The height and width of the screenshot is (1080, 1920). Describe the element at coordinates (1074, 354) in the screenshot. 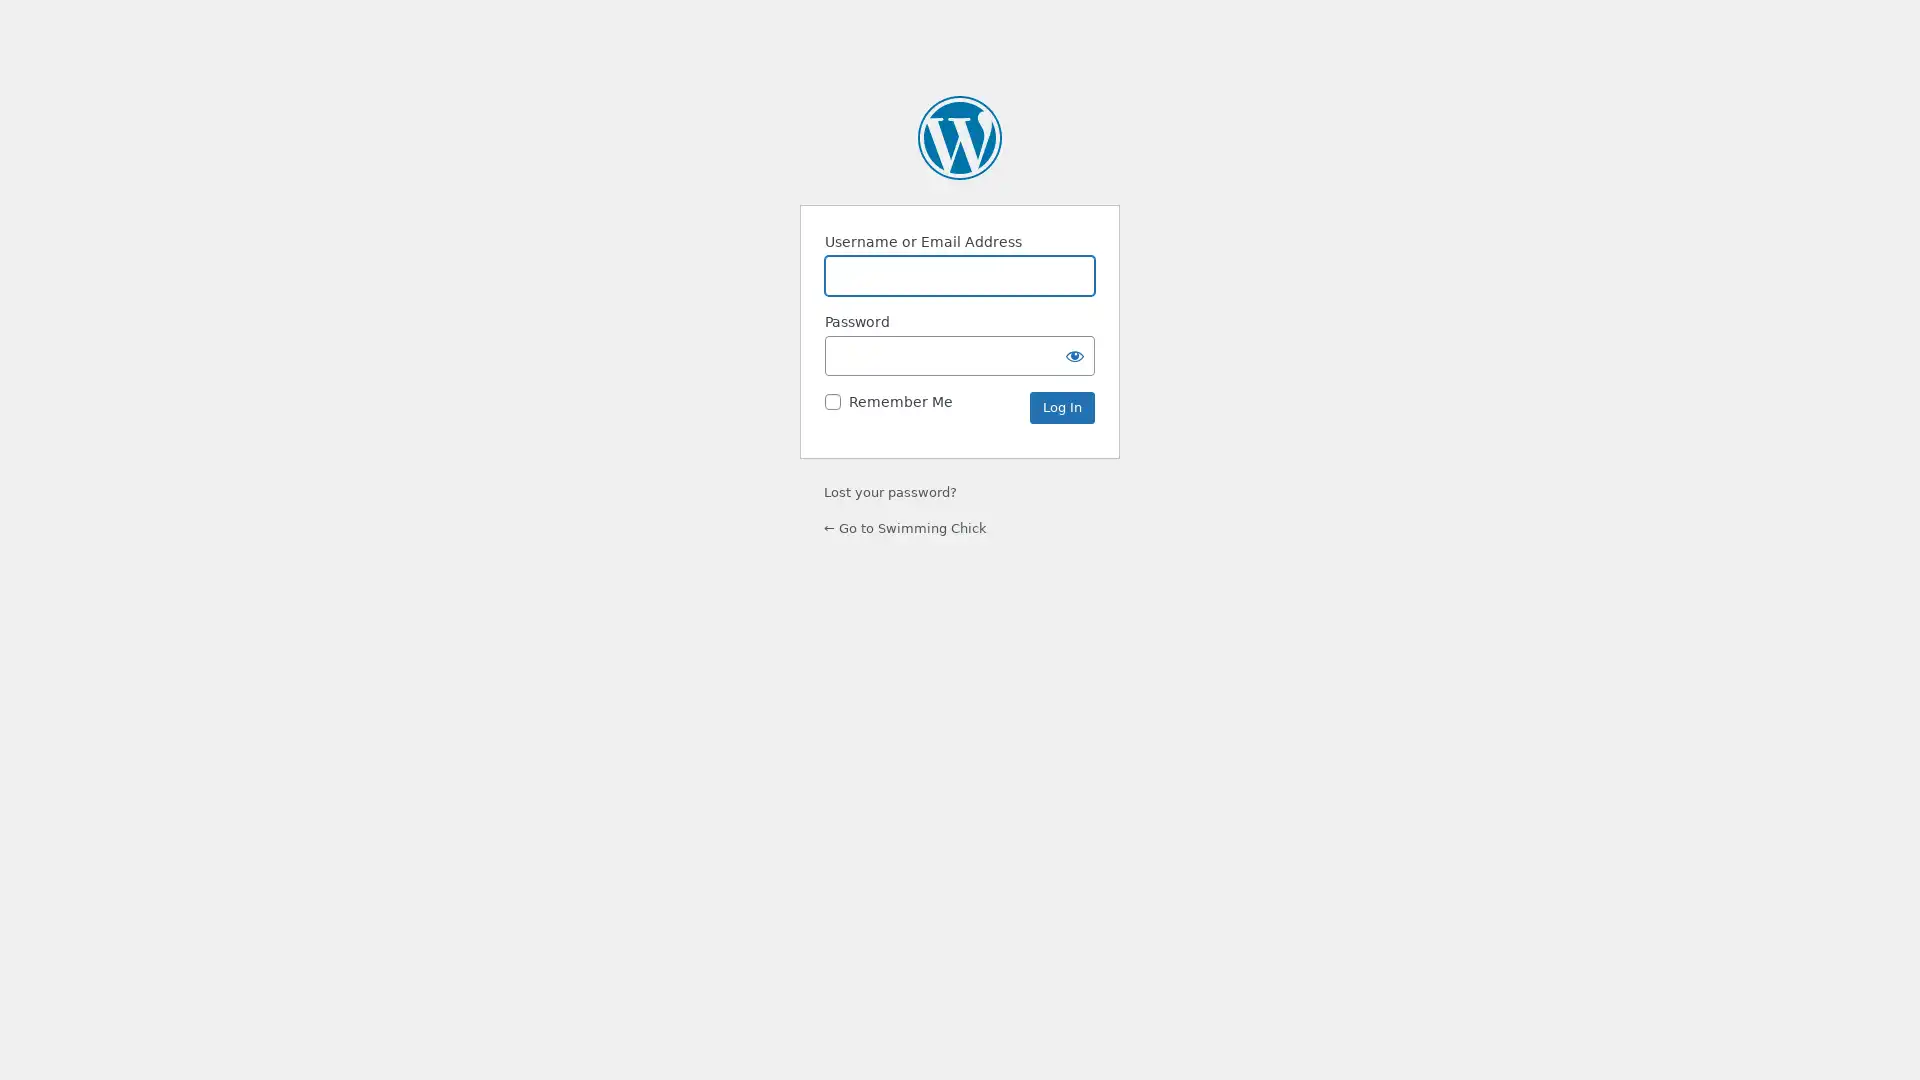

I see `Show password` at that location.